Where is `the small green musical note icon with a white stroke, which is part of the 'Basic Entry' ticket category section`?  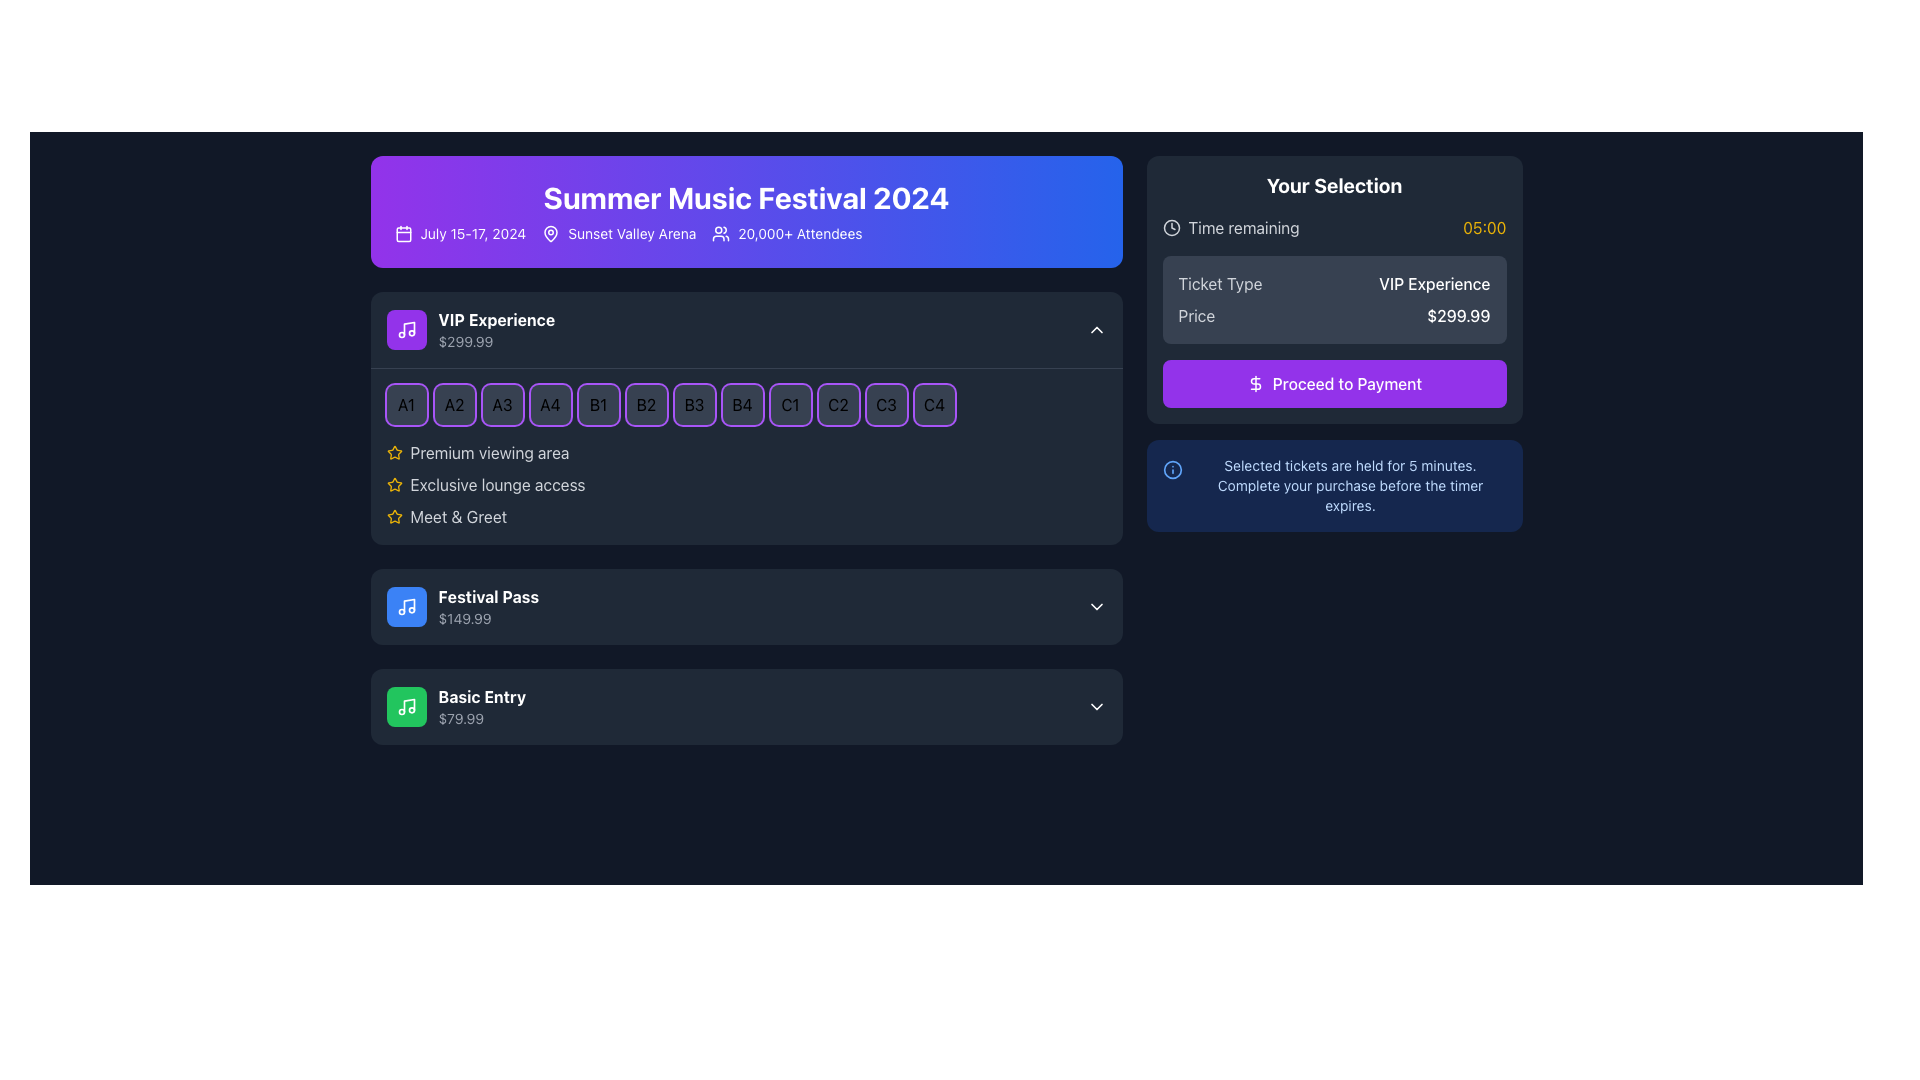
the small green musical note icon with a white stroke, which is part of the 'Basic Entry' ticket category section is located at coordinates (405, 705).